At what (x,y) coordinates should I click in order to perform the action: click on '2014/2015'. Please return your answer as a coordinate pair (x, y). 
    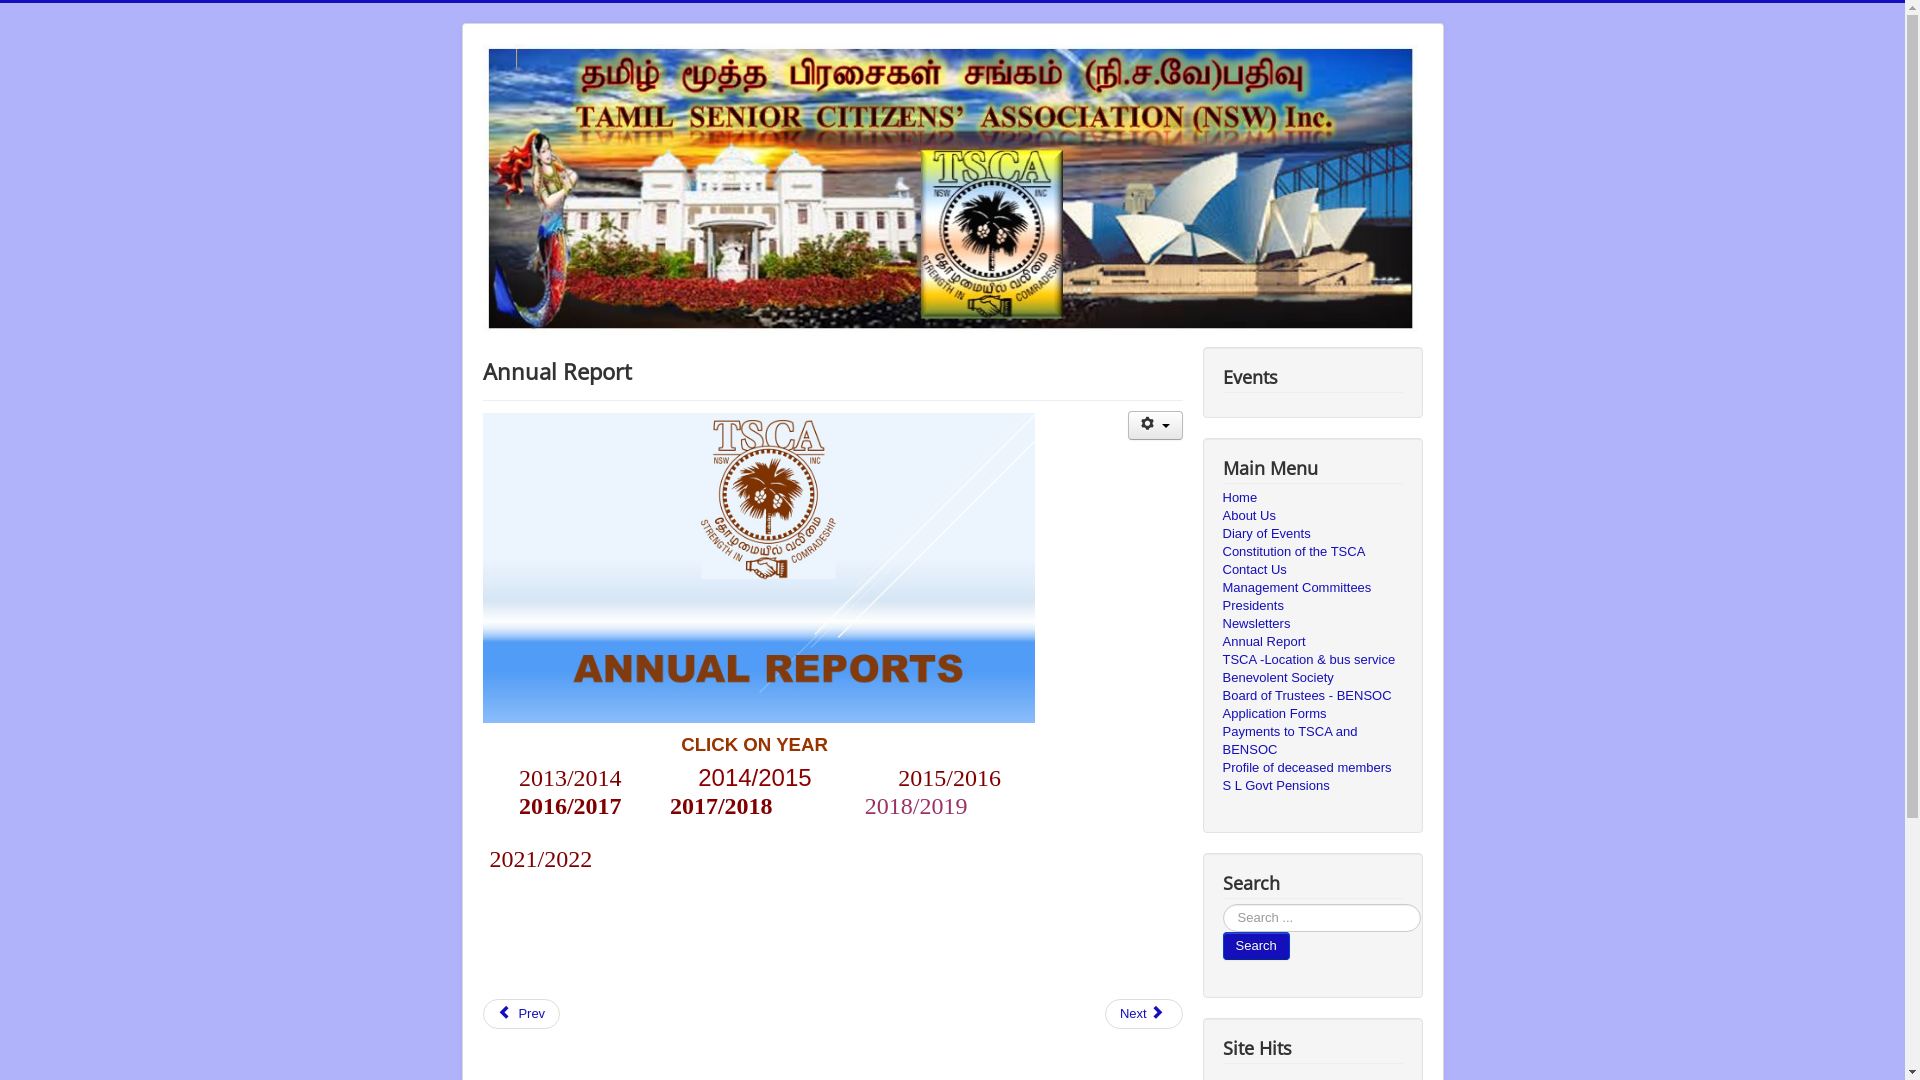
    Looking at the image, I should click on (753, 780).